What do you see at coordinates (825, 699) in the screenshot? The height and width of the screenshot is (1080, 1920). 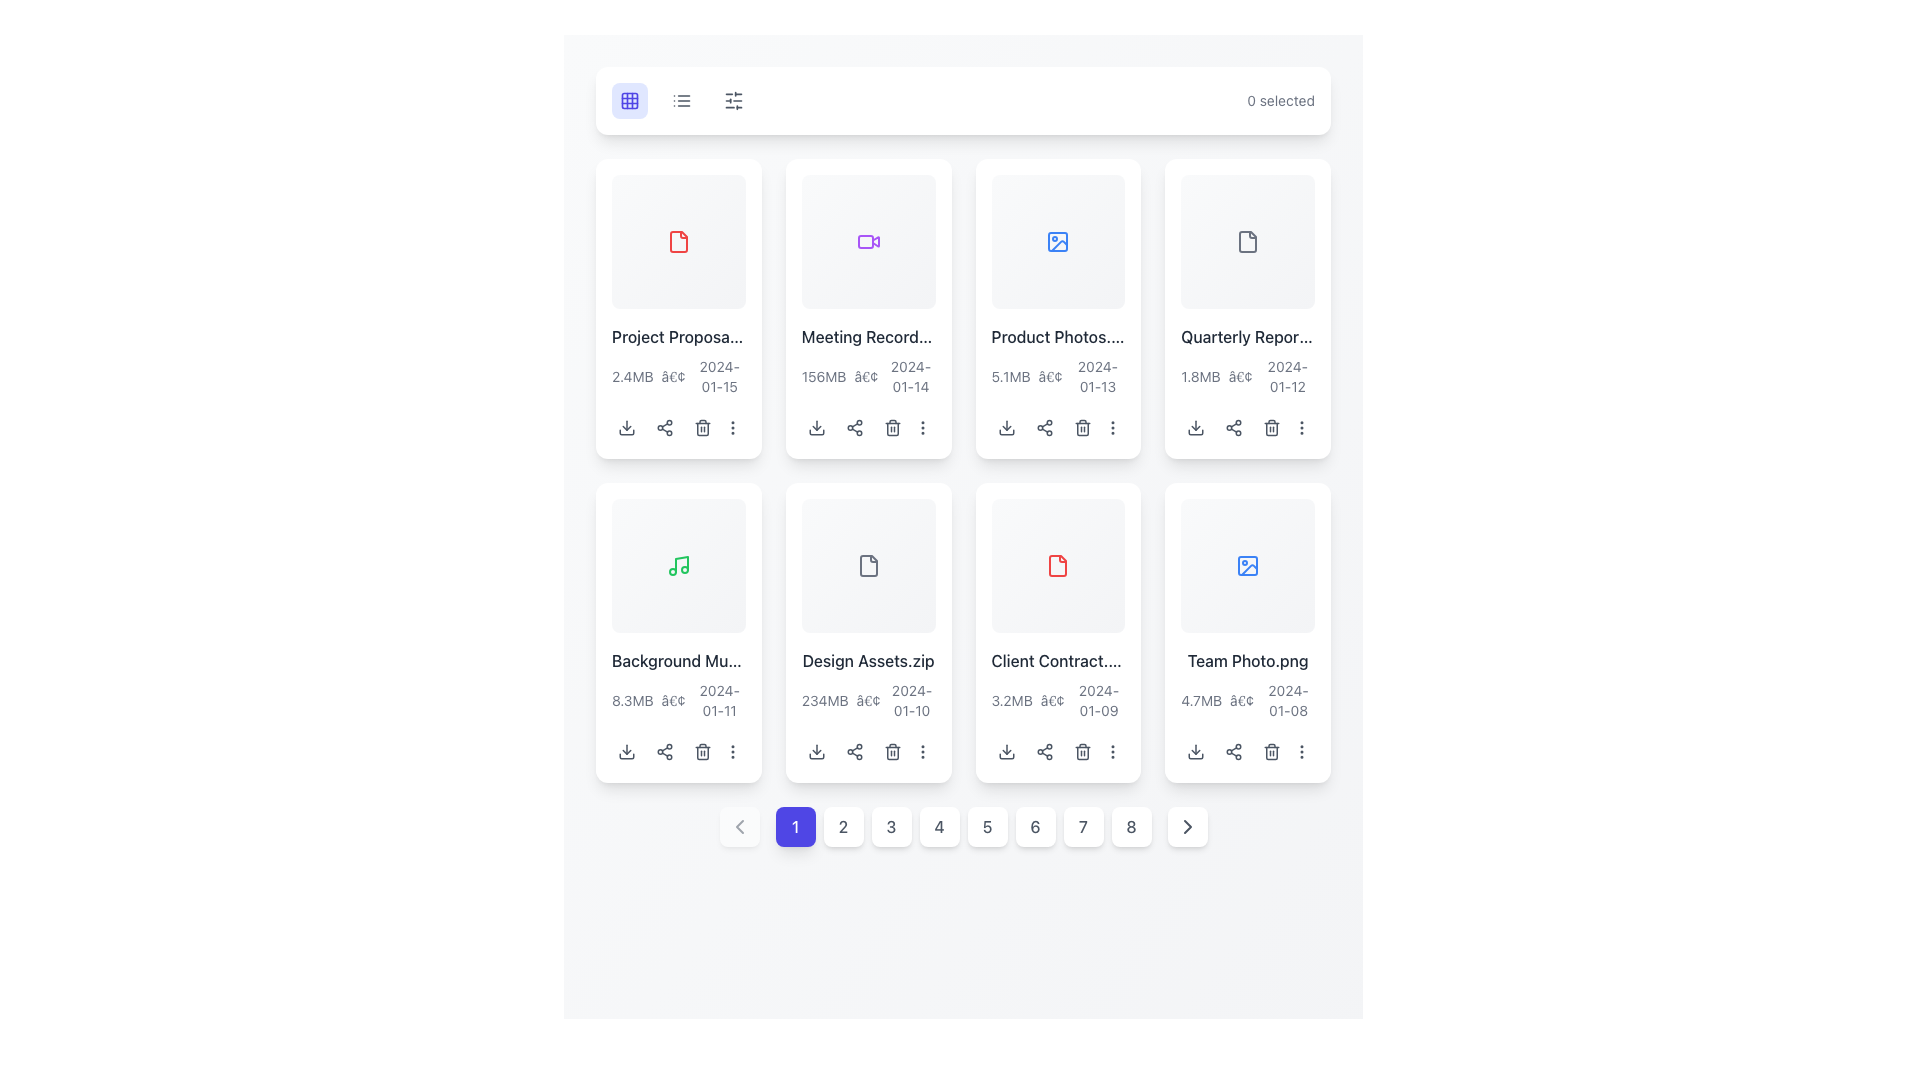 I see `the static text displaying the size of a specific file, which is located in the lower section of a card layout, preceding the separator '•' and the date text '2024-01-10'` at bounding box center [825, 699].